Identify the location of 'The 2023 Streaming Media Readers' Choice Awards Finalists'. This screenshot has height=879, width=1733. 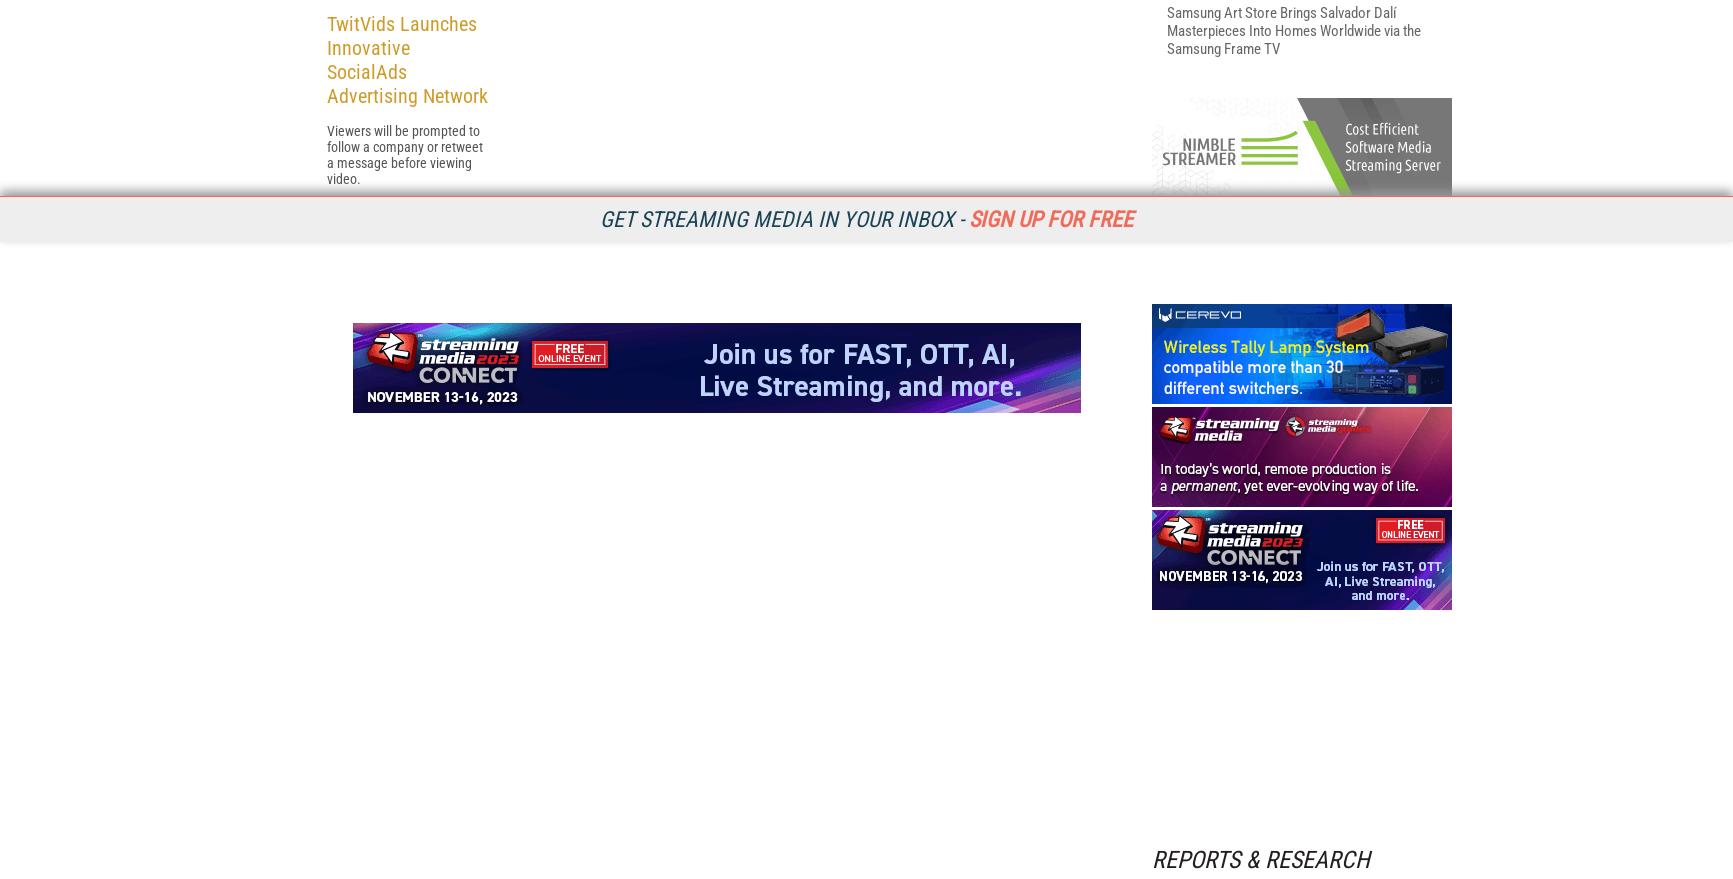
(1291, 36).